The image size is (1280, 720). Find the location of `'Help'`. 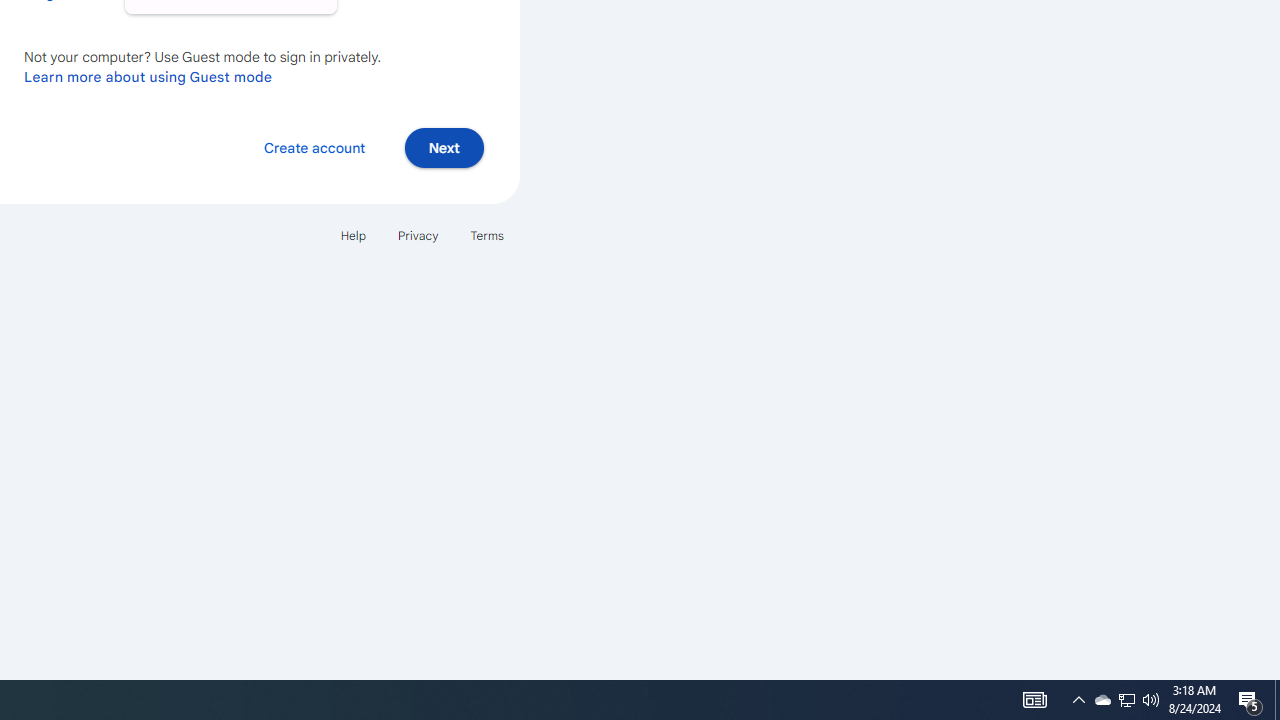

'Help' is located at coordinates (352, 234).